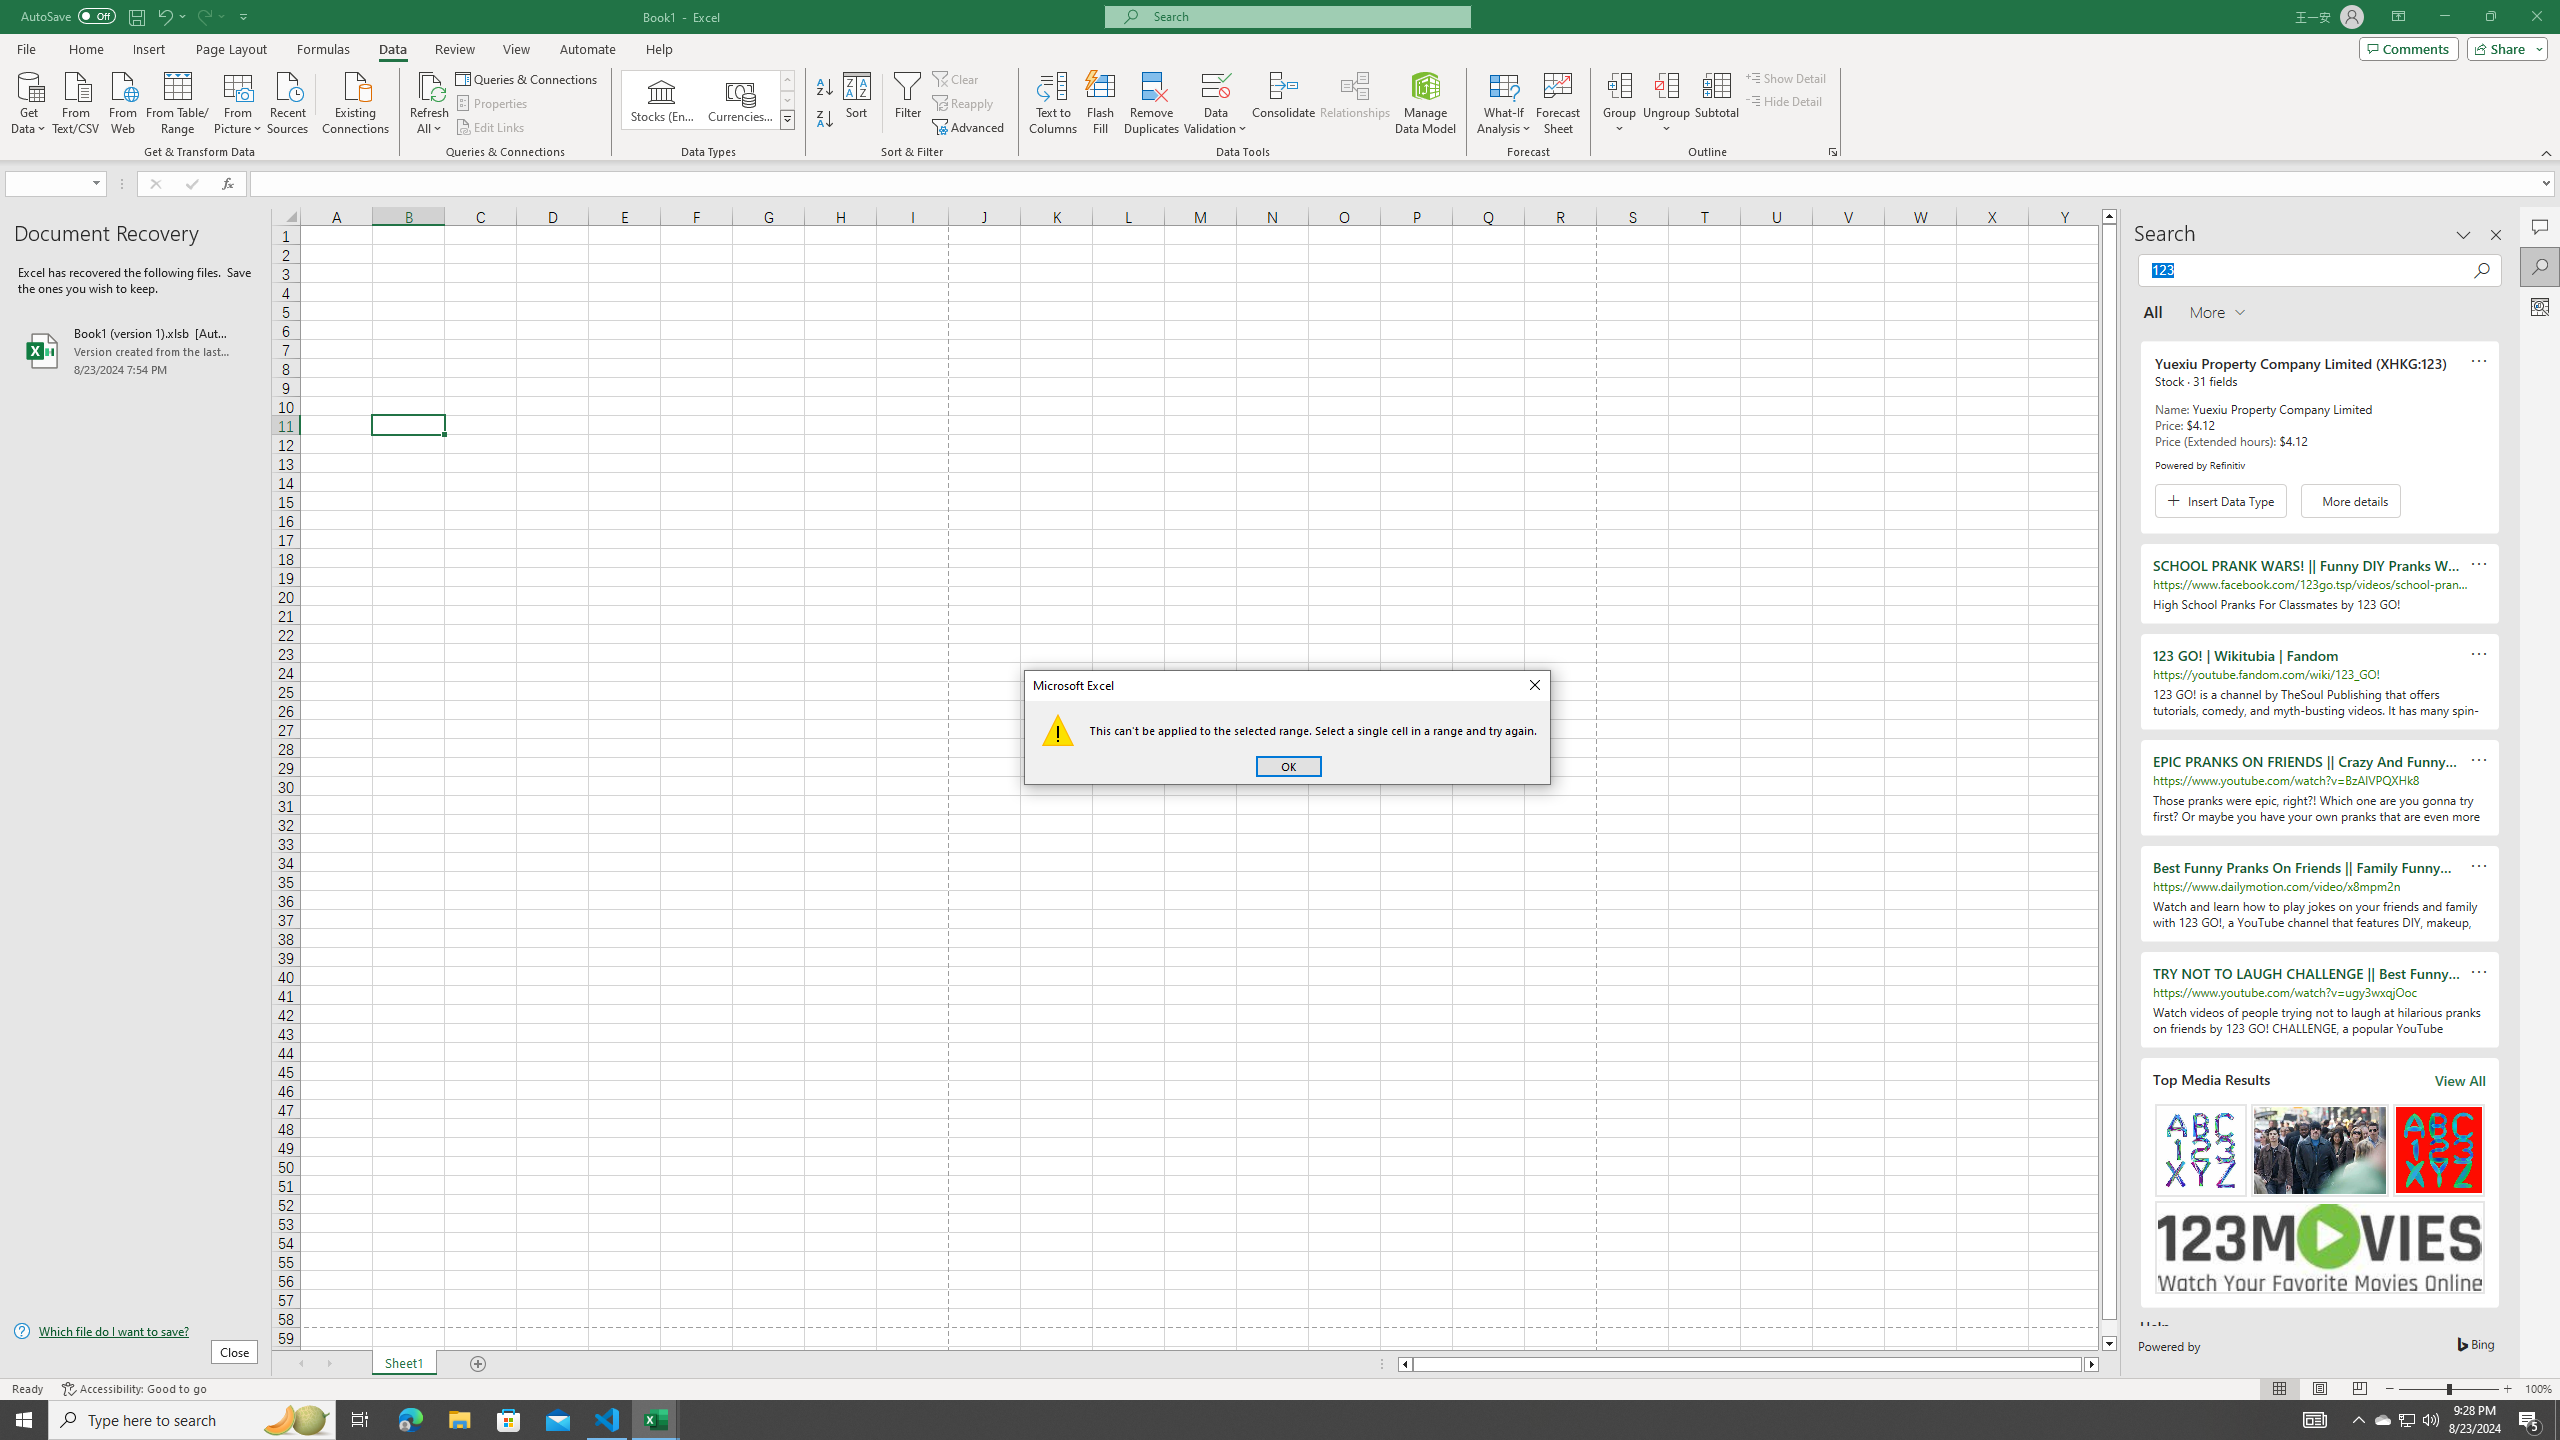 This screenshot has height=1440, width=2560. Describe the element at coordinates (2490, 16) in the screenshot. I see `'Restore Down'` at that location.